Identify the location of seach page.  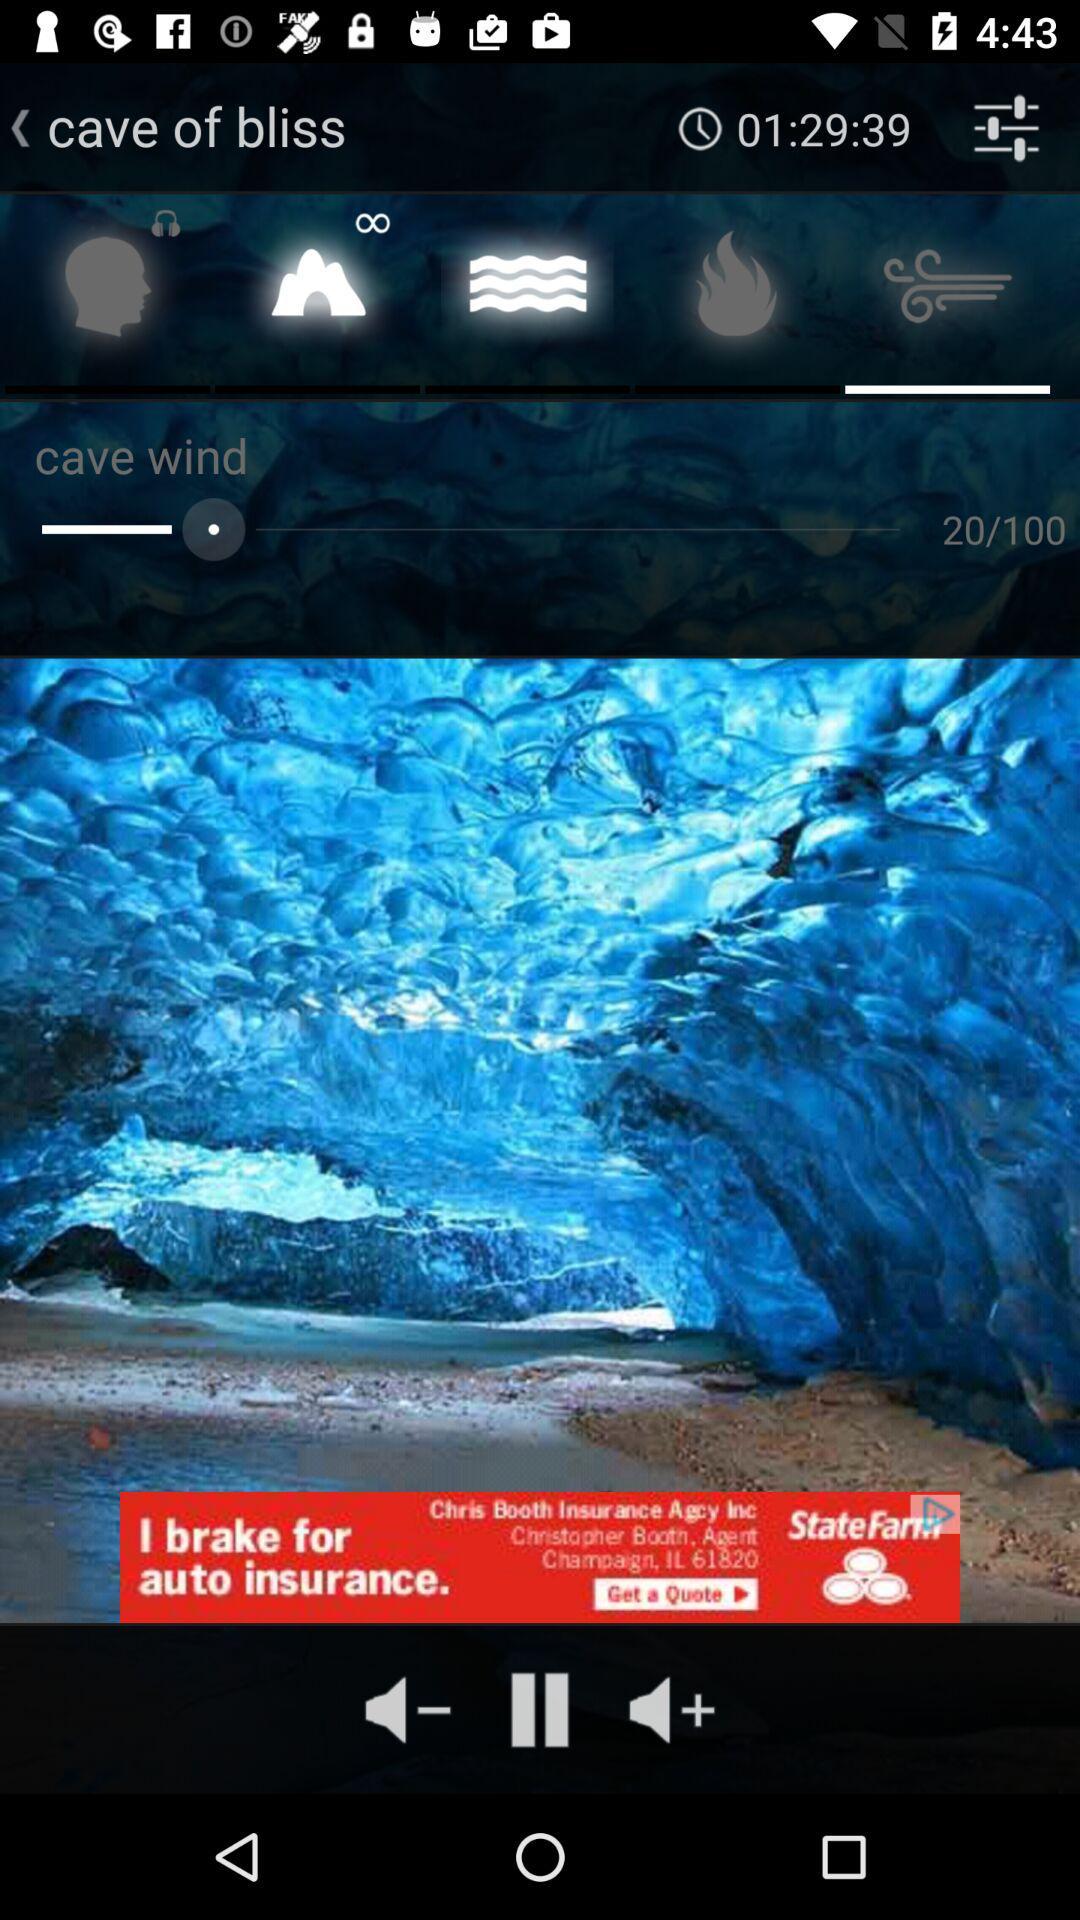
(107, 291).